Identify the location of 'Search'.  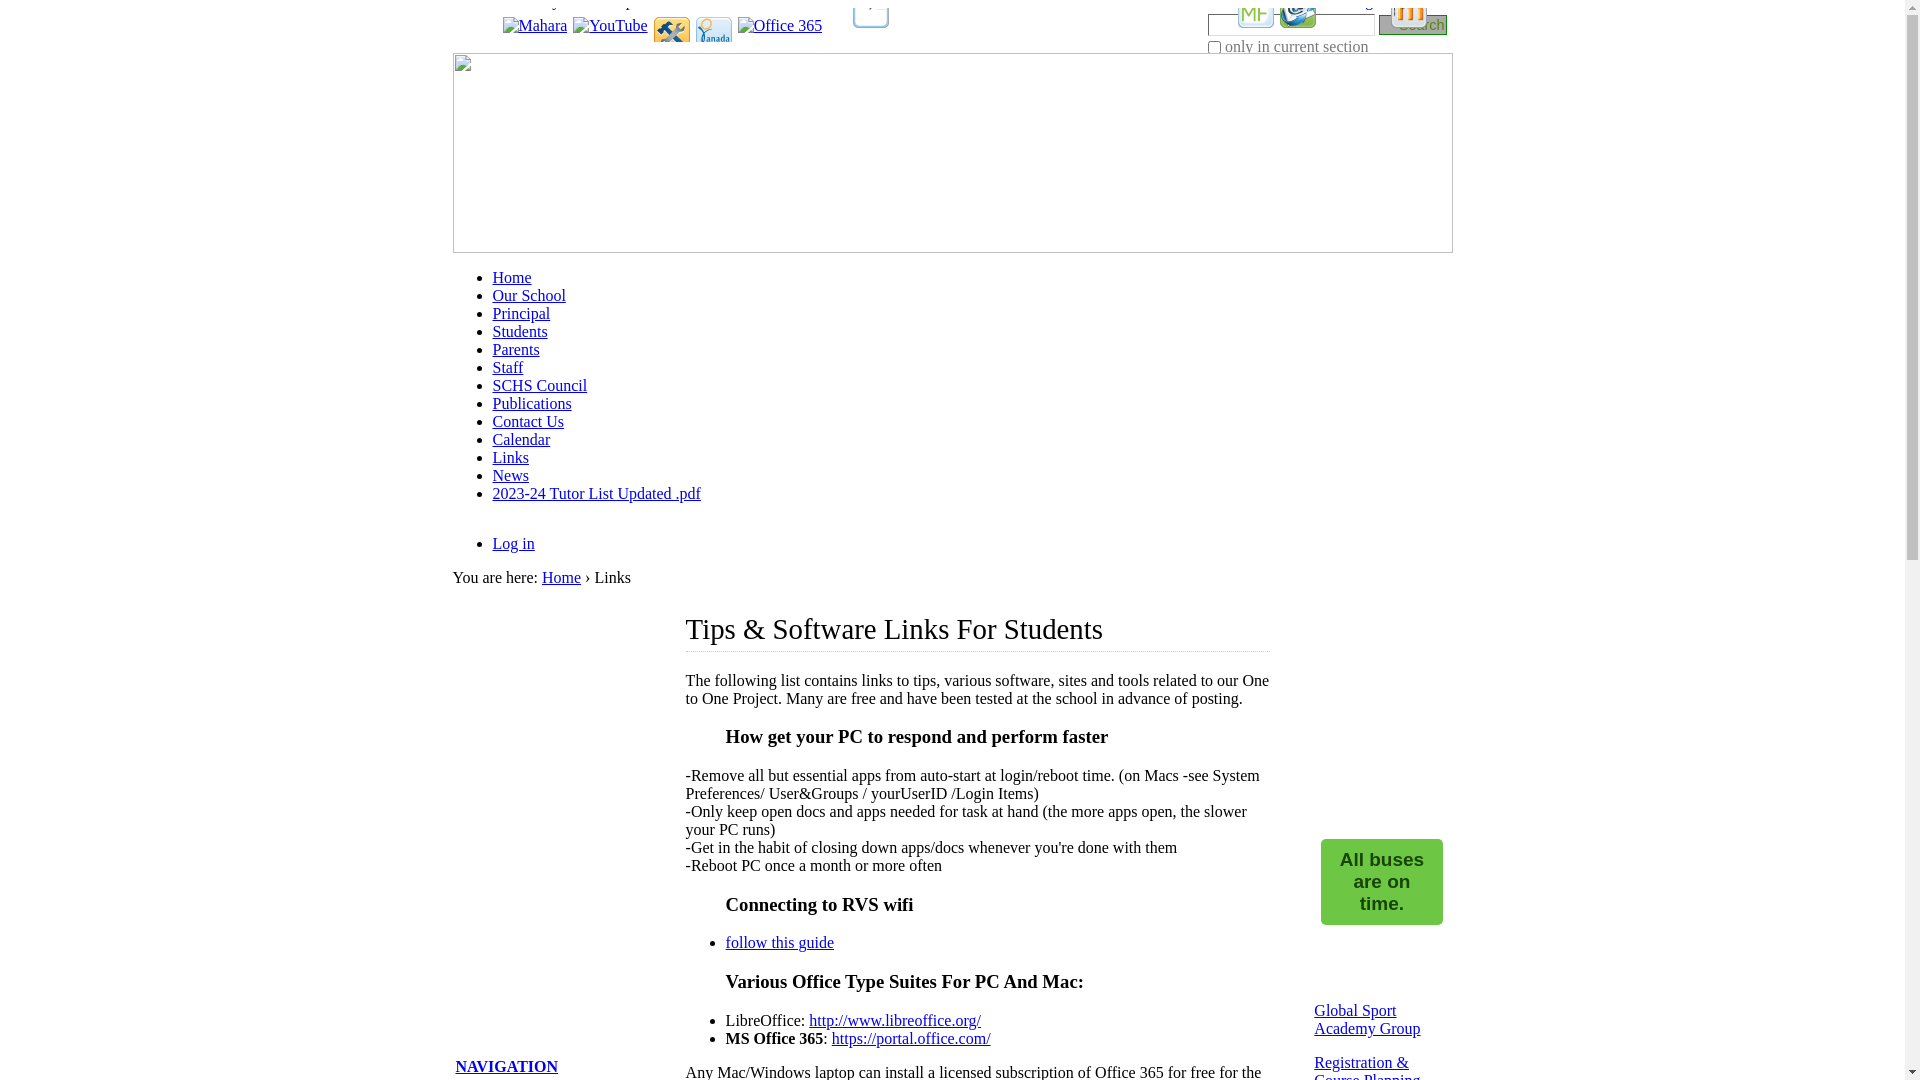
(1377, 23).